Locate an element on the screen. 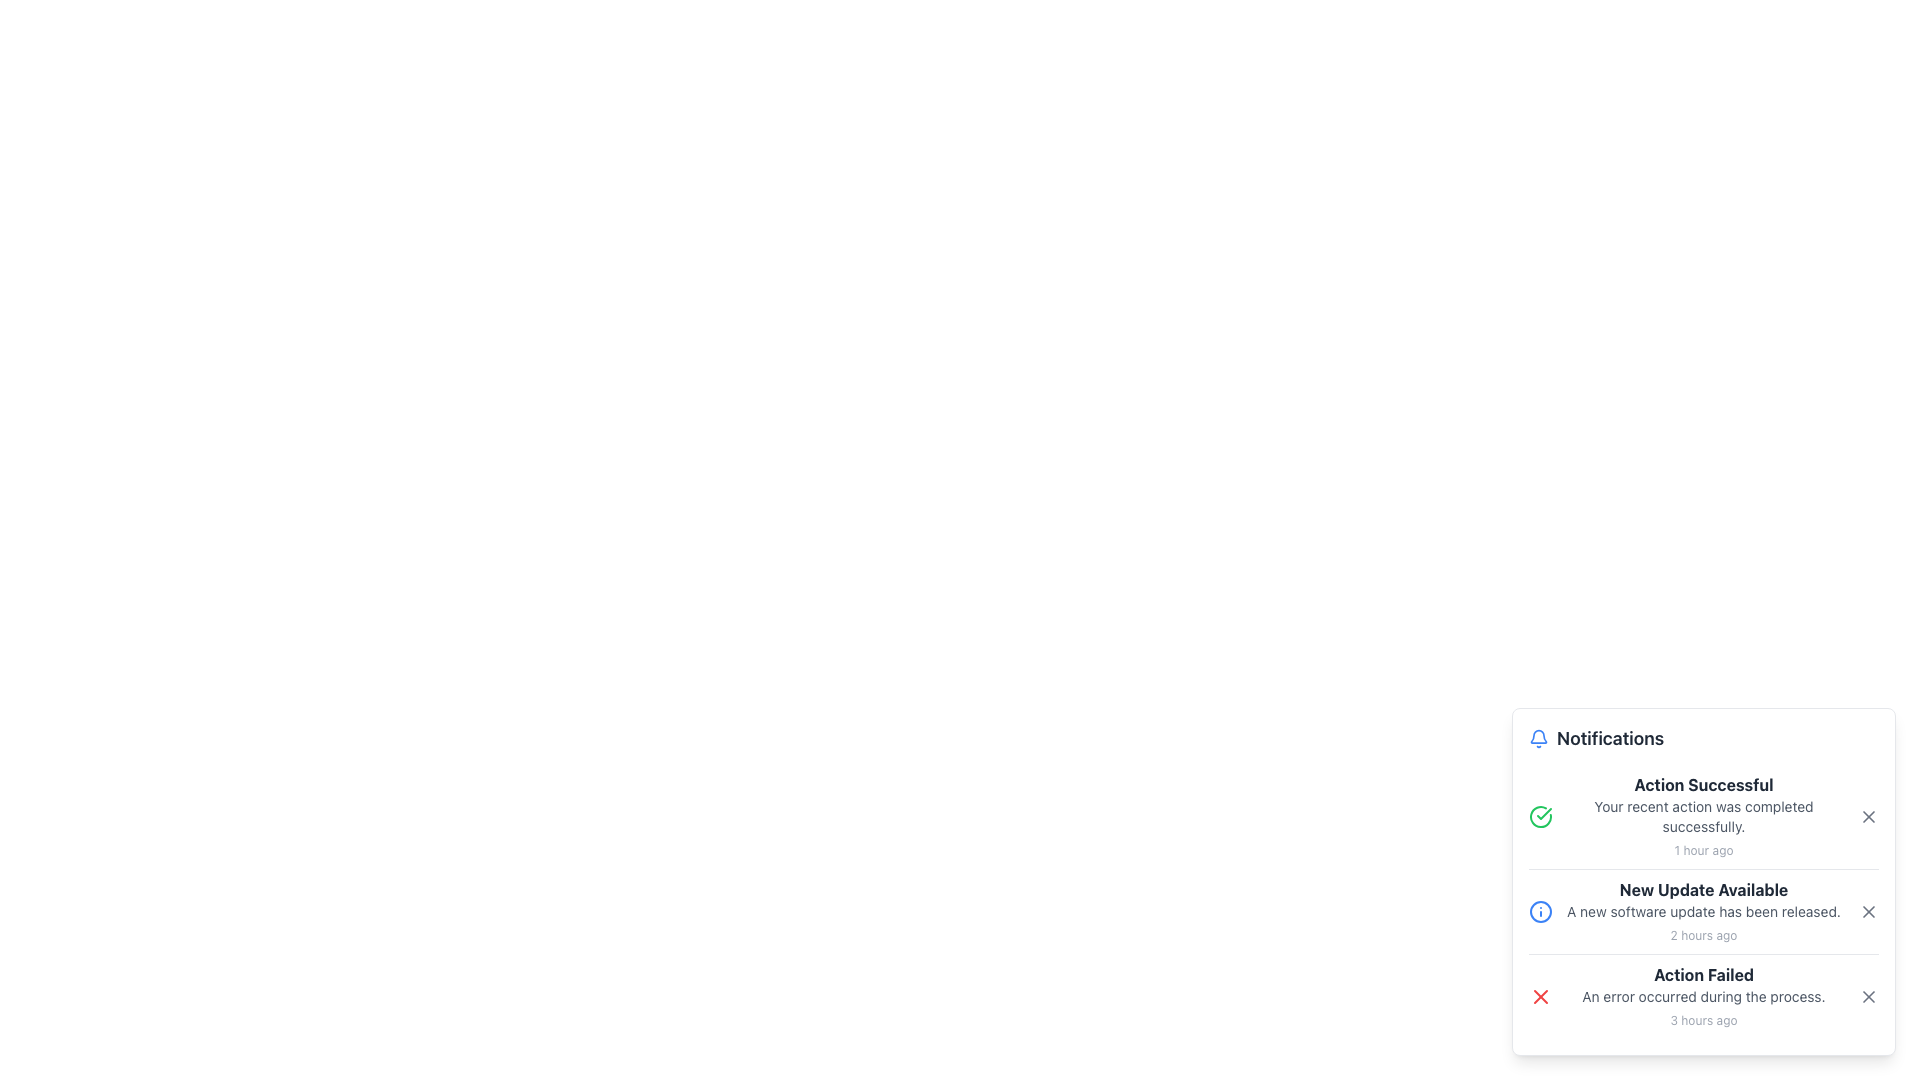 The image size is (1920, 1080). the button in the top-right corner of the 'Action Successful' notification is located at coordinates (1867, 817).